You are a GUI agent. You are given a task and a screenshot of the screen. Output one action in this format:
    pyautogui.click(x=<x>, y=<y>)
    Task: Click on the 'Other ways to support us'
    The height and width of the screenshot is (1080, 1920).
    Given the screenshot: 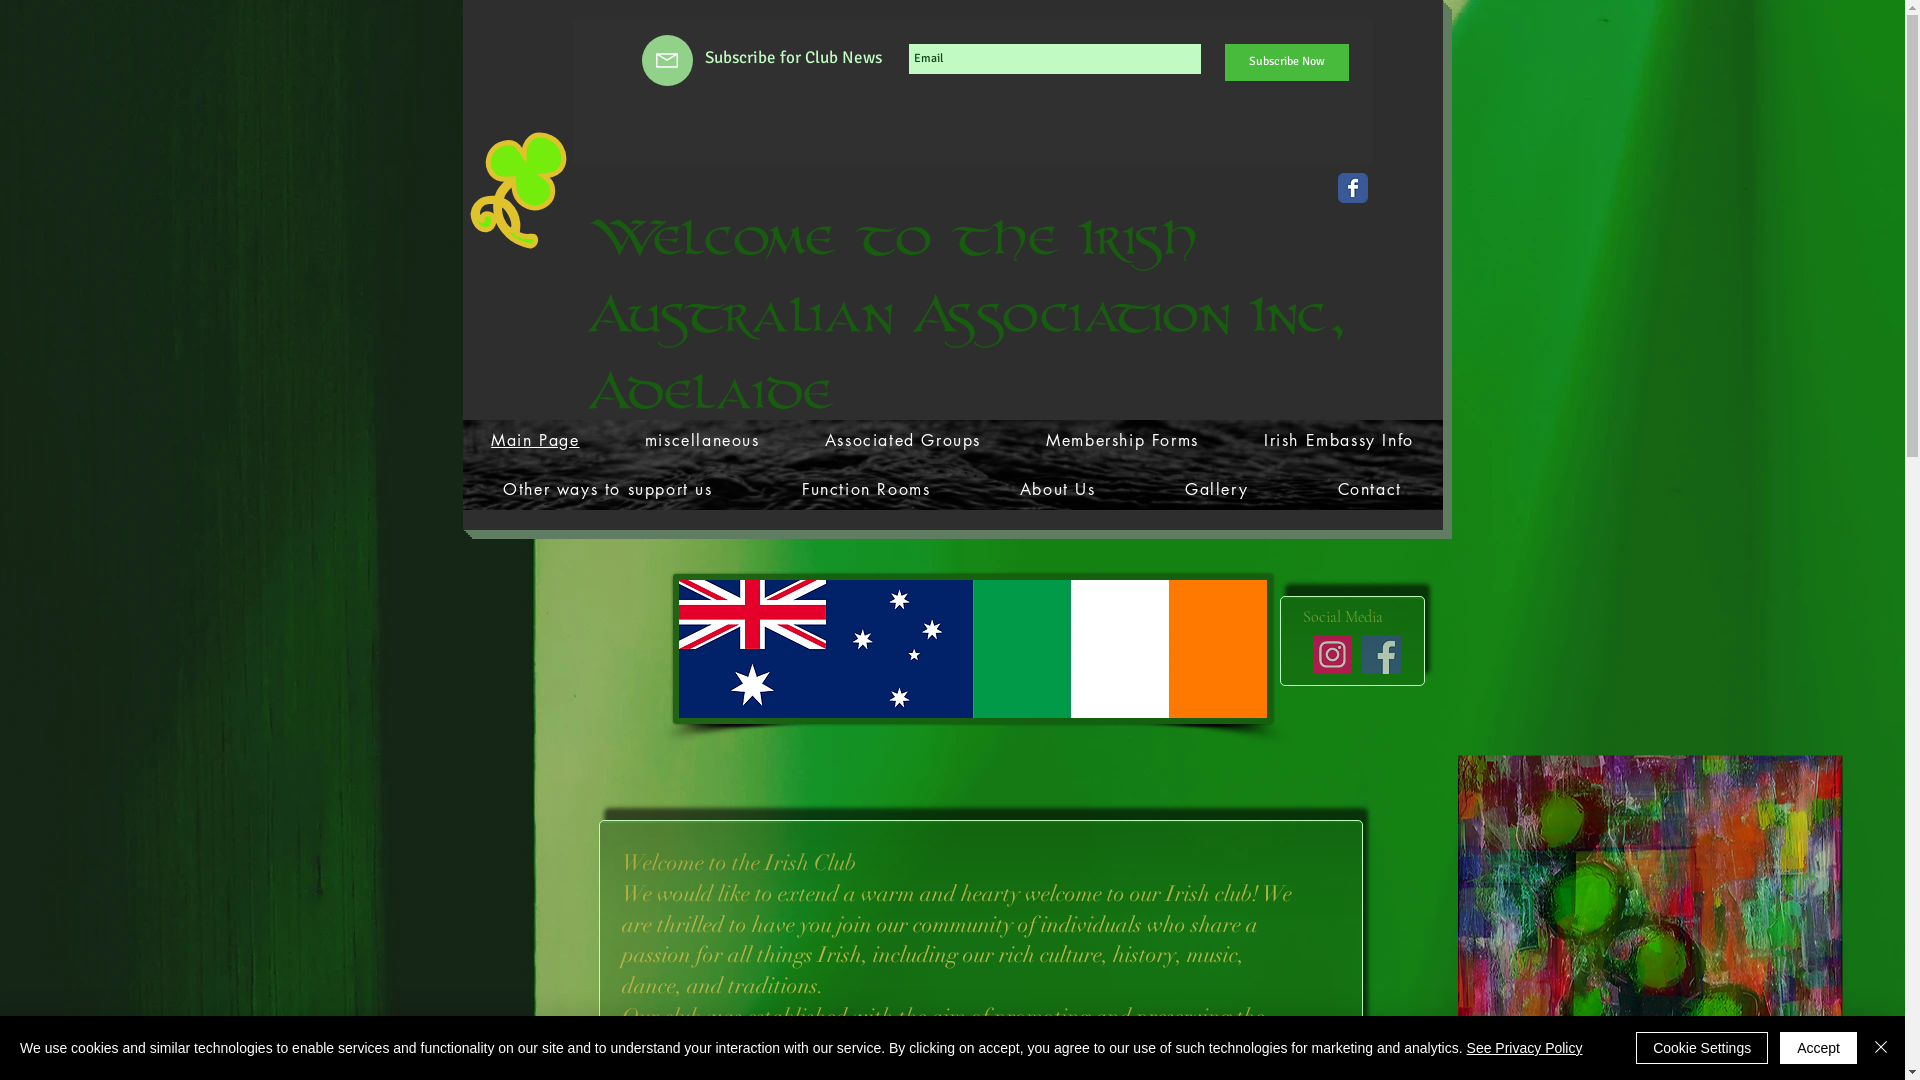 What is the action you would take?
    pyautogui.click(x=606, y=489)
    